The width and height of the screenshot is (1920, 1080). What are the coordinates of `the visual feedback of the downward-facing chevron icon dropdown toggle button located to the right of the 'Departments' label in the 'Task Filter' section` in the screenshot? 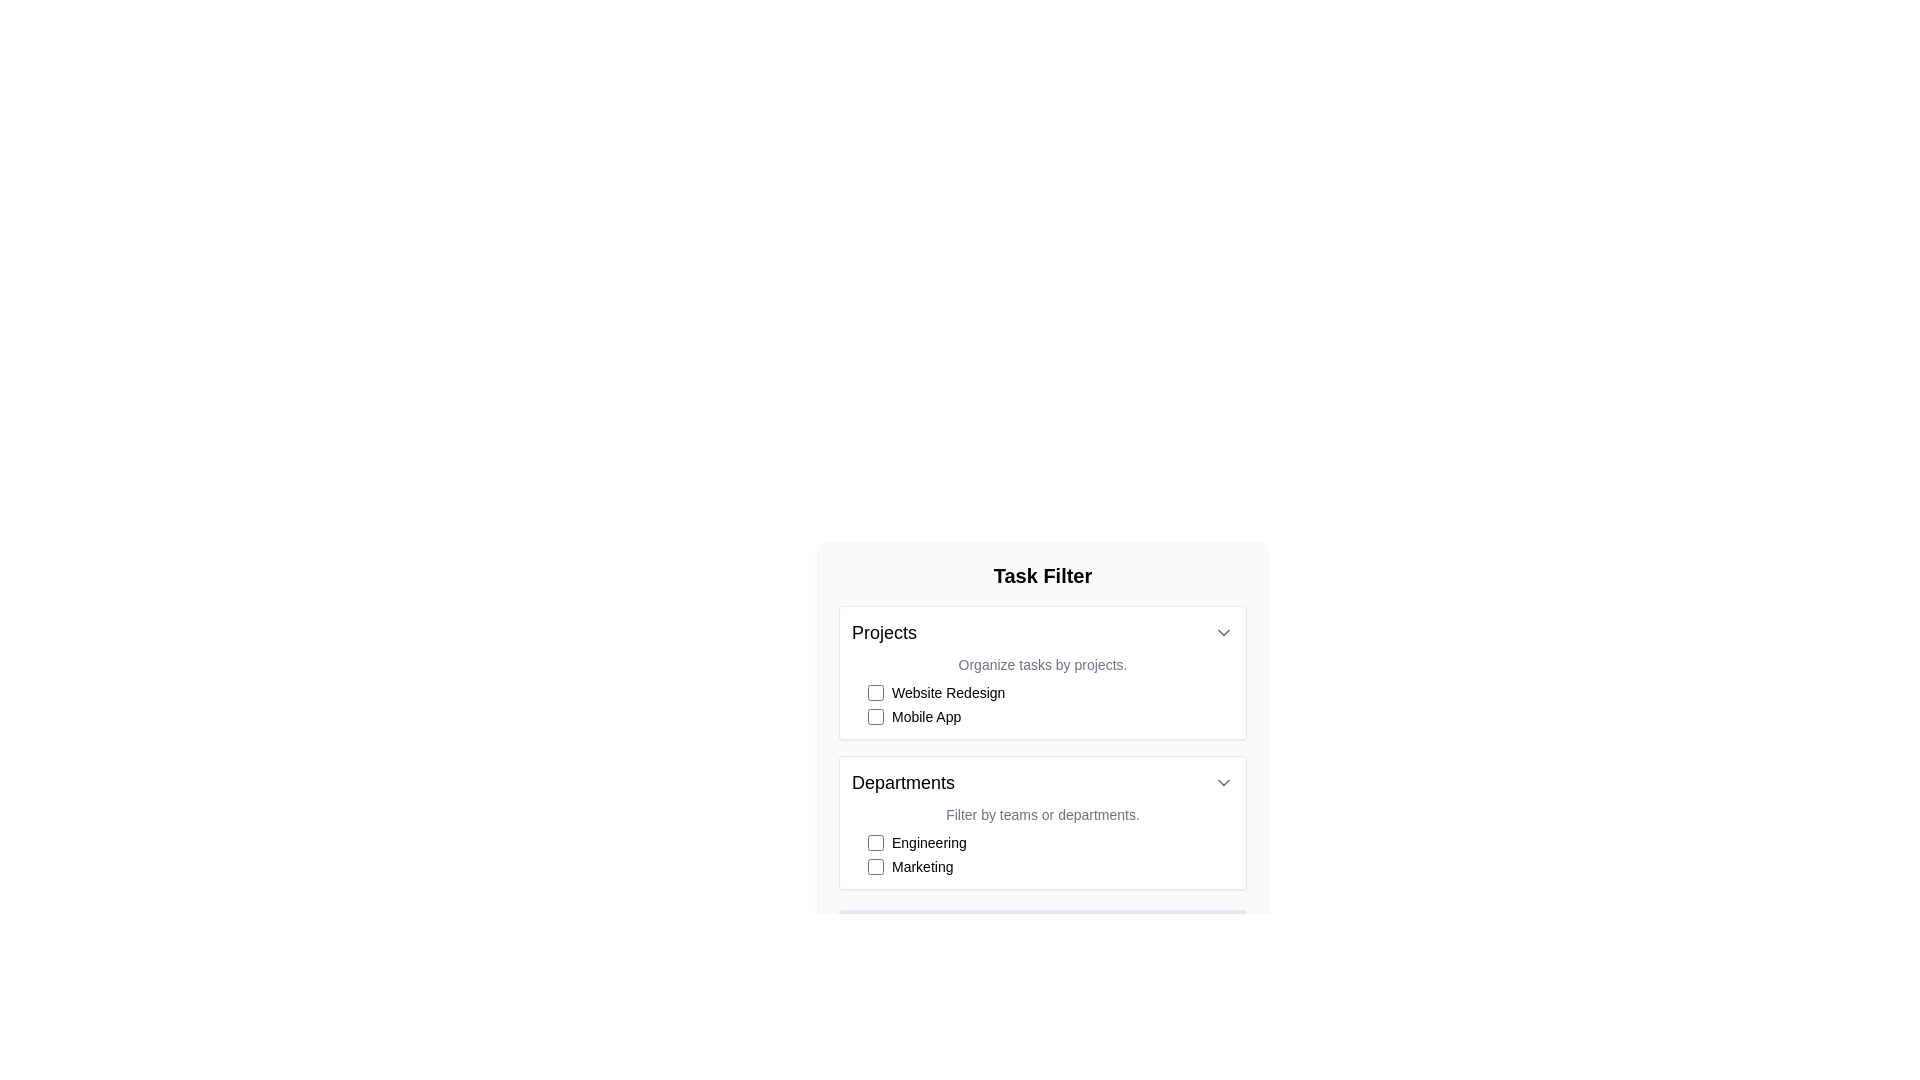 It's located at (1223, 782).